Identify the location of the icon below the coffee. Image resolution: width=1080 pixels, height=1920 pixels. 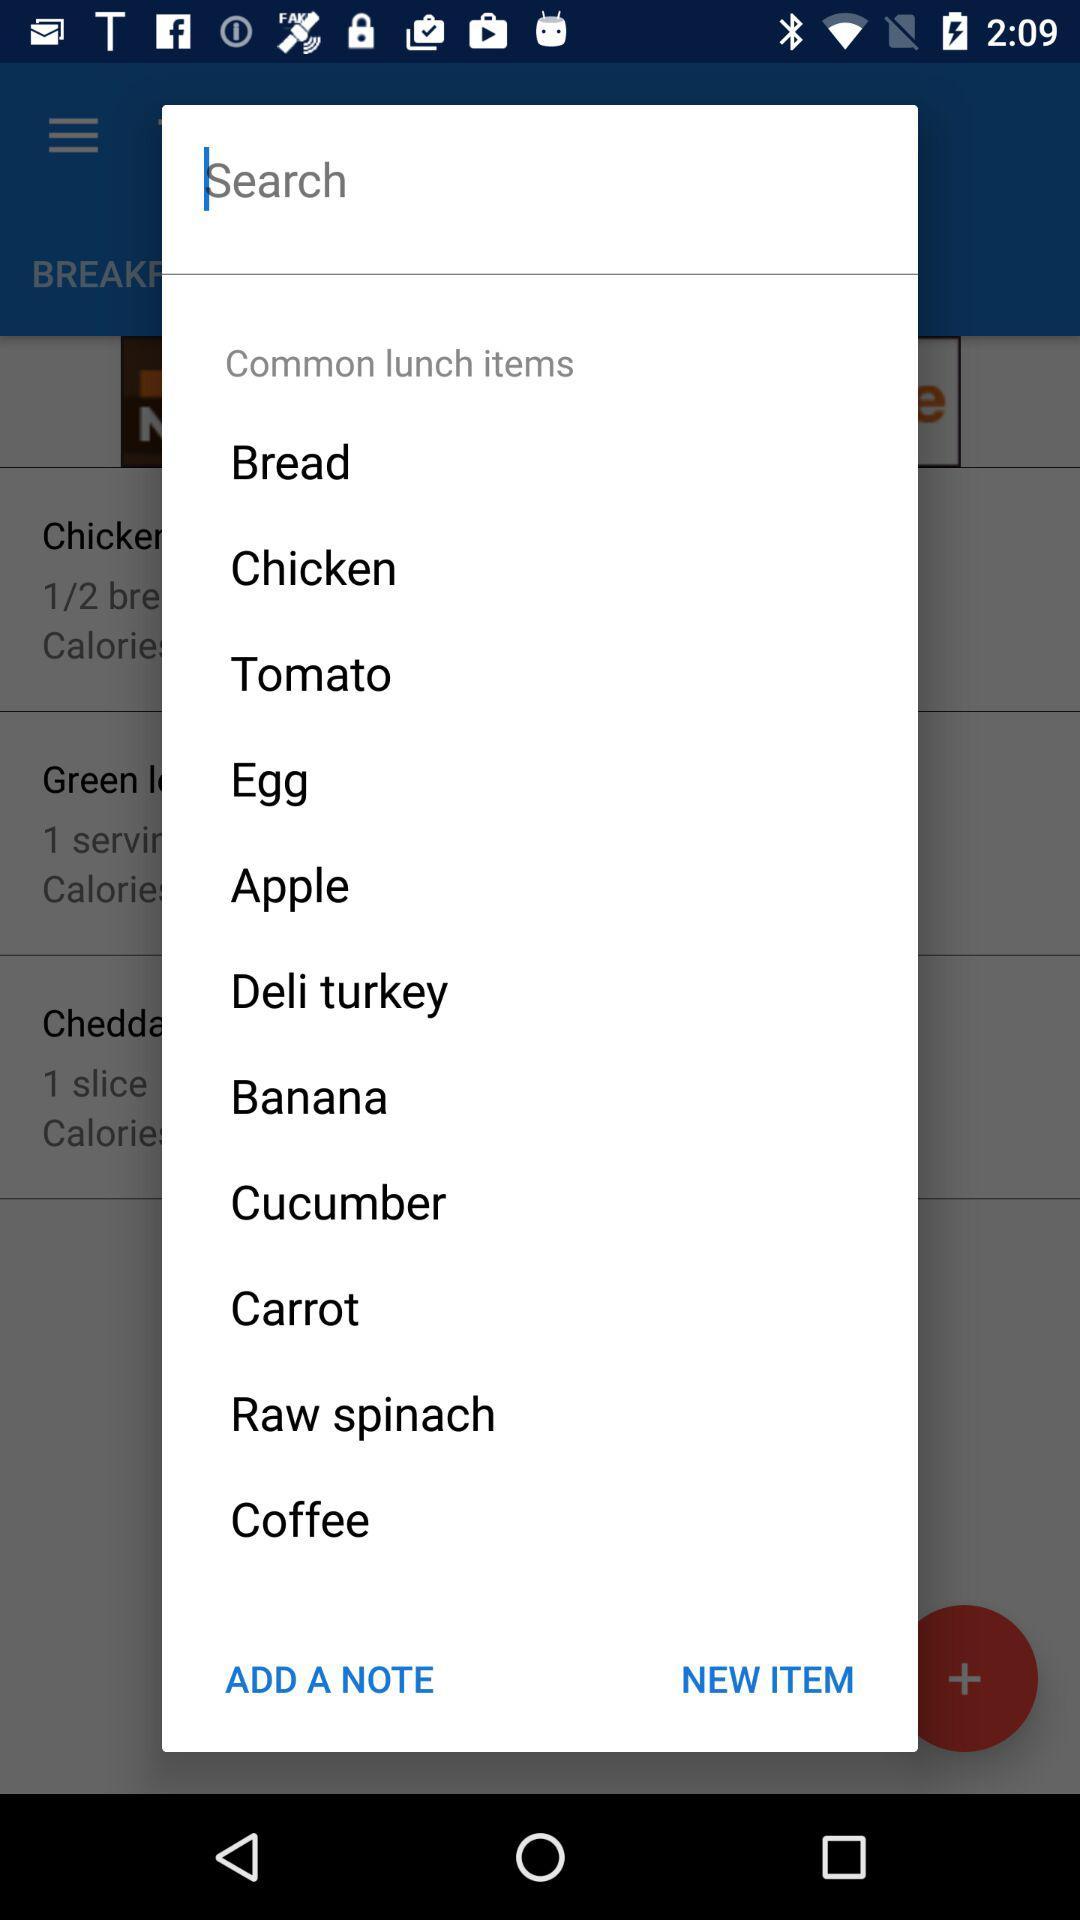
(328, 1678).